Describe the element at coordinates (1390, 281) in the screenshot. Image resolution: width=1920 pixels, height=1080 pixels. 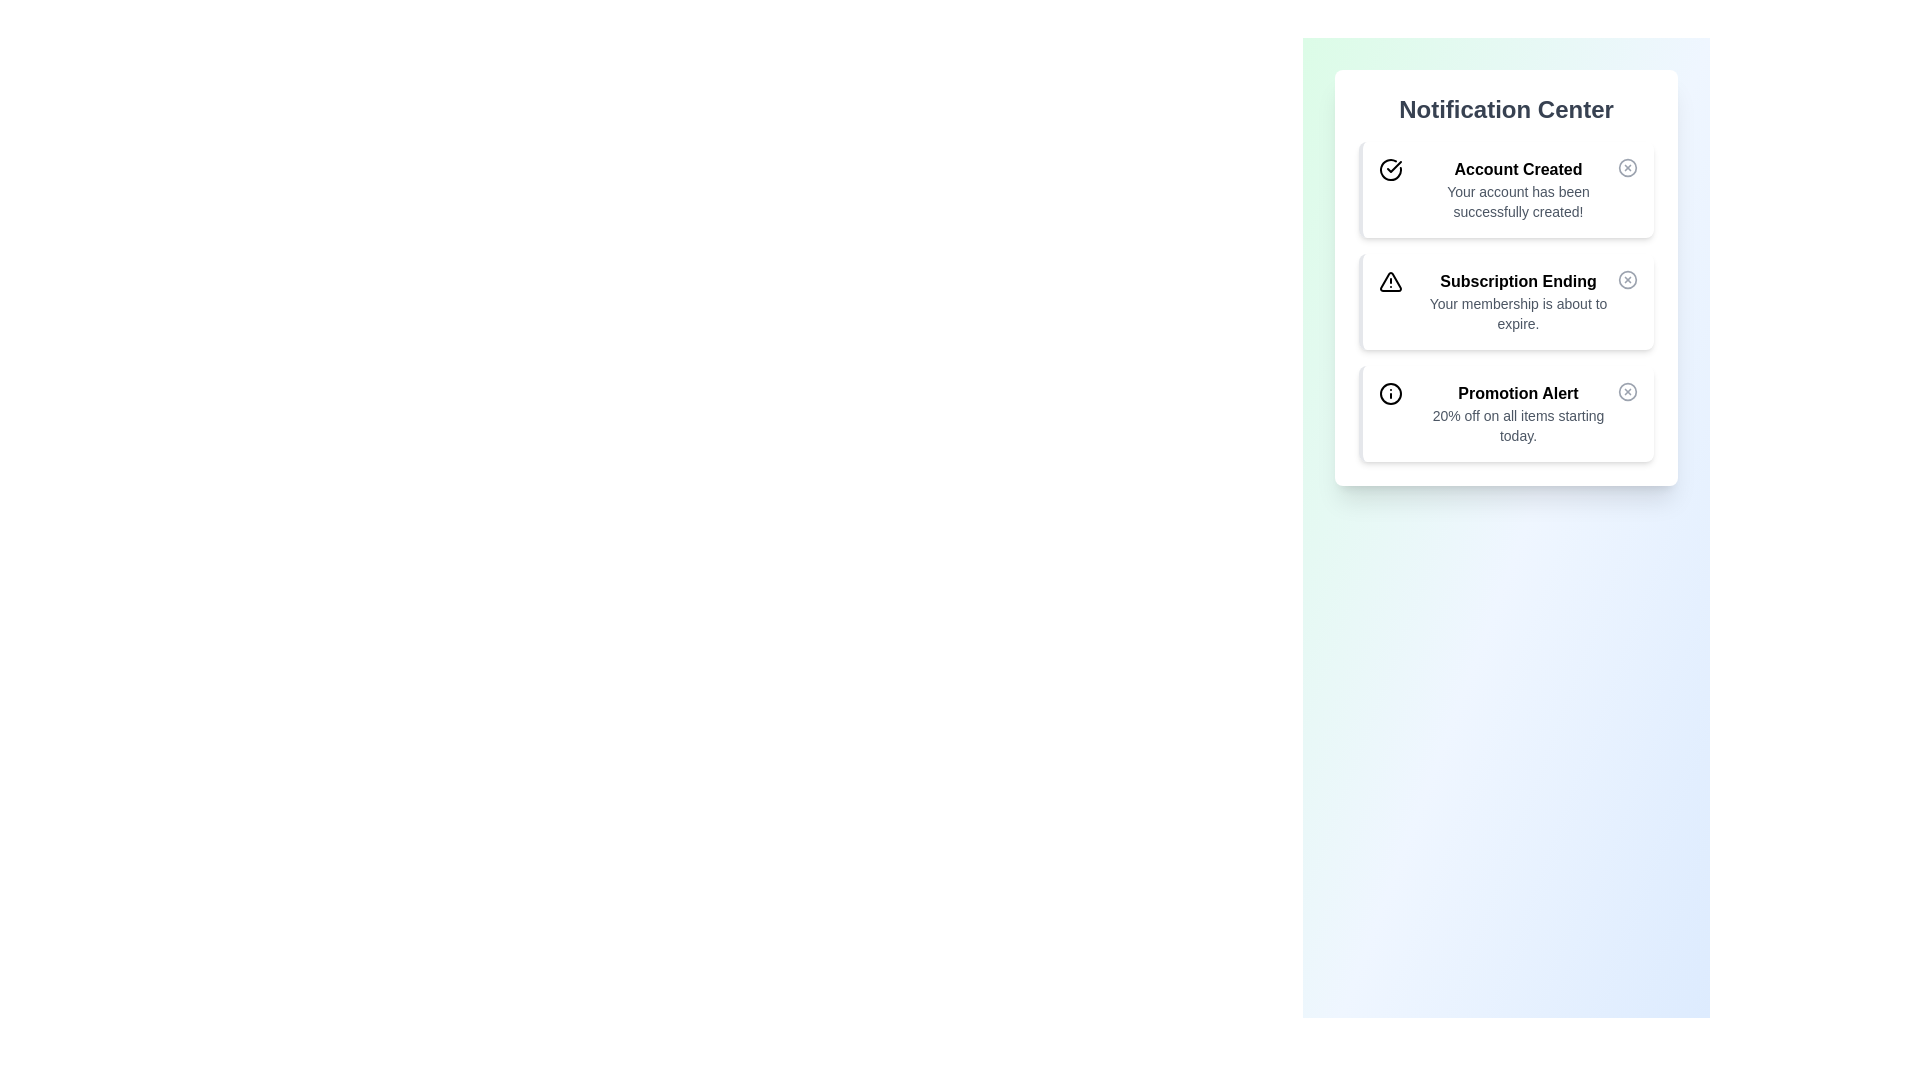
I see `the triangular warning icon with an exclamation mark located within the notification card stating 'Subscription Ending Your membership is about to expire.' This icon is positioned to the left of the title text 'Subscription Ending.'` at that location.